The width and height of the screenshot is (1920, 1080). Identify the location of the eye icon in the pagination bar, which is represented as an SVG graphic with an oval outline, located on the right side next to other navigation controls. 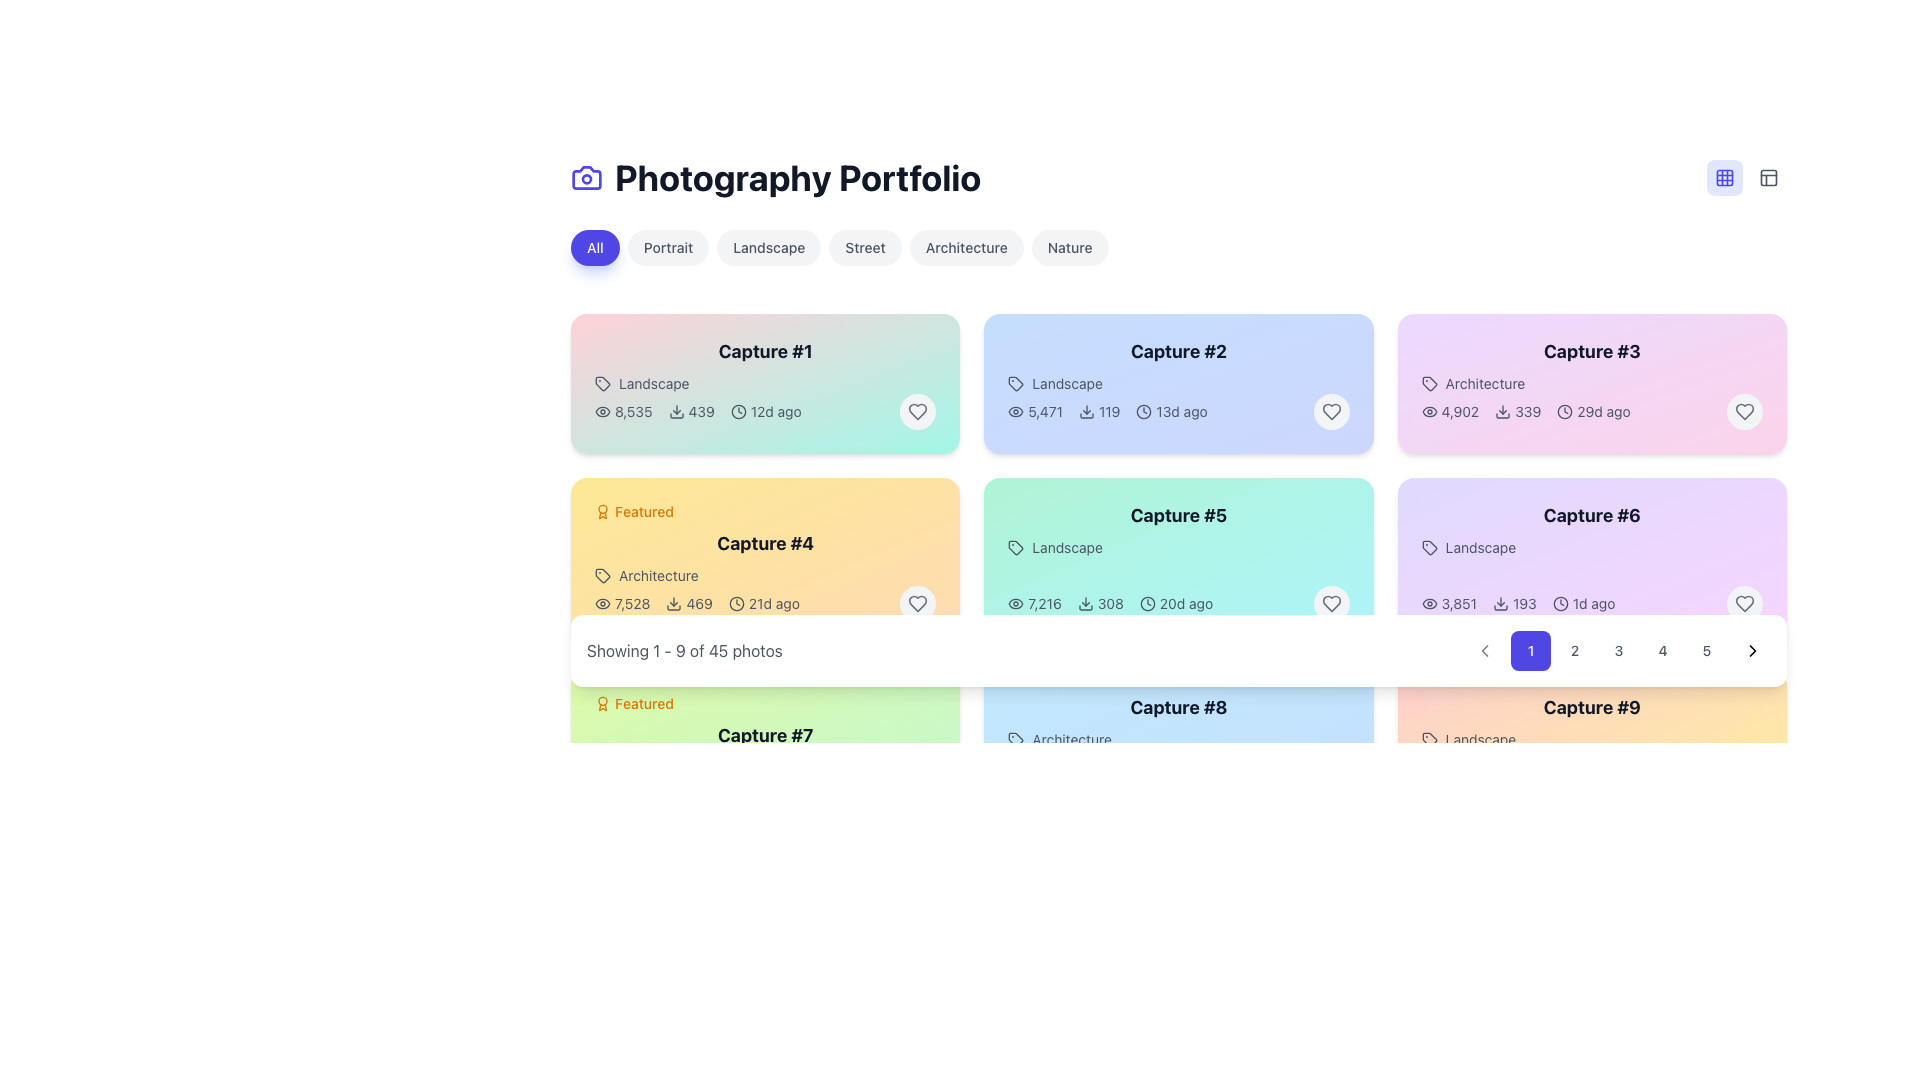
(1428, 411).